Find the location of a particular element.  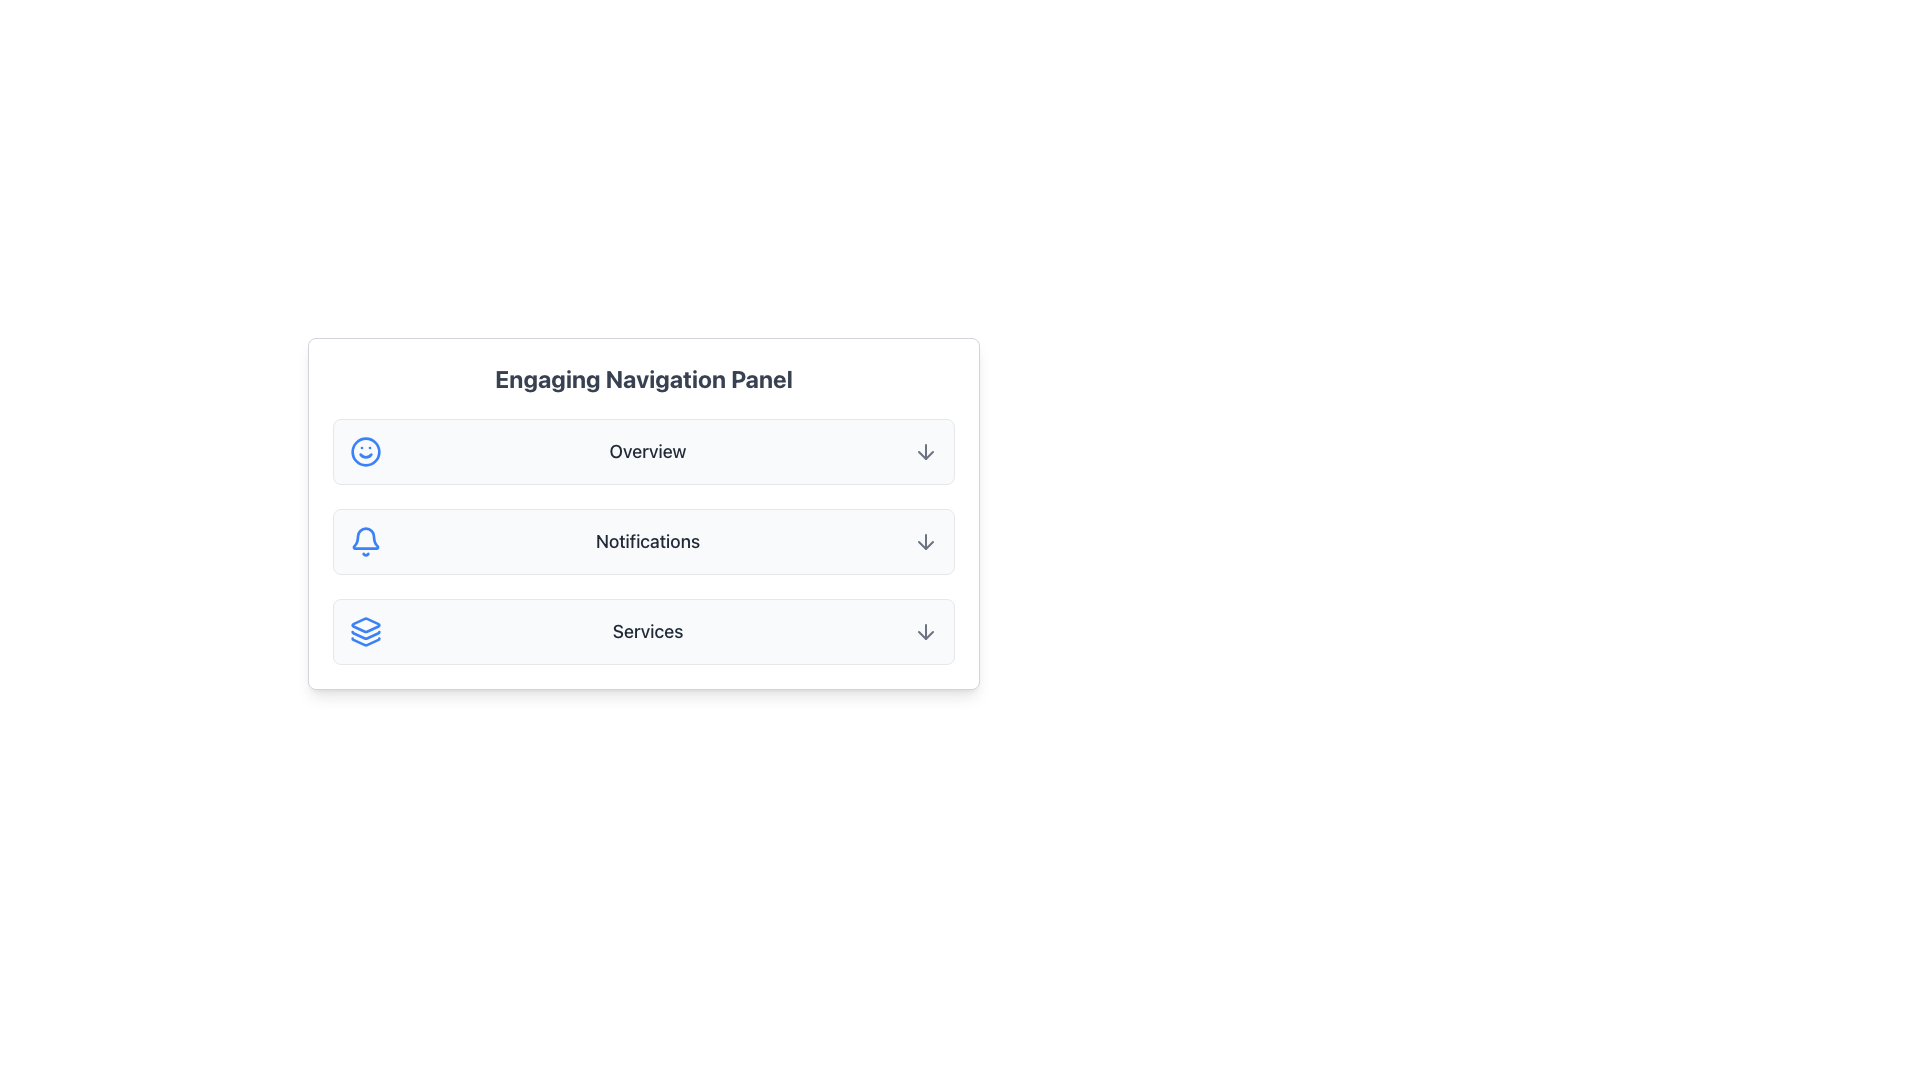

the notifications button located in the middle of the navigation panel, positioned between the 'Overview' and 'Services' options is located at coordinates (643, 542).